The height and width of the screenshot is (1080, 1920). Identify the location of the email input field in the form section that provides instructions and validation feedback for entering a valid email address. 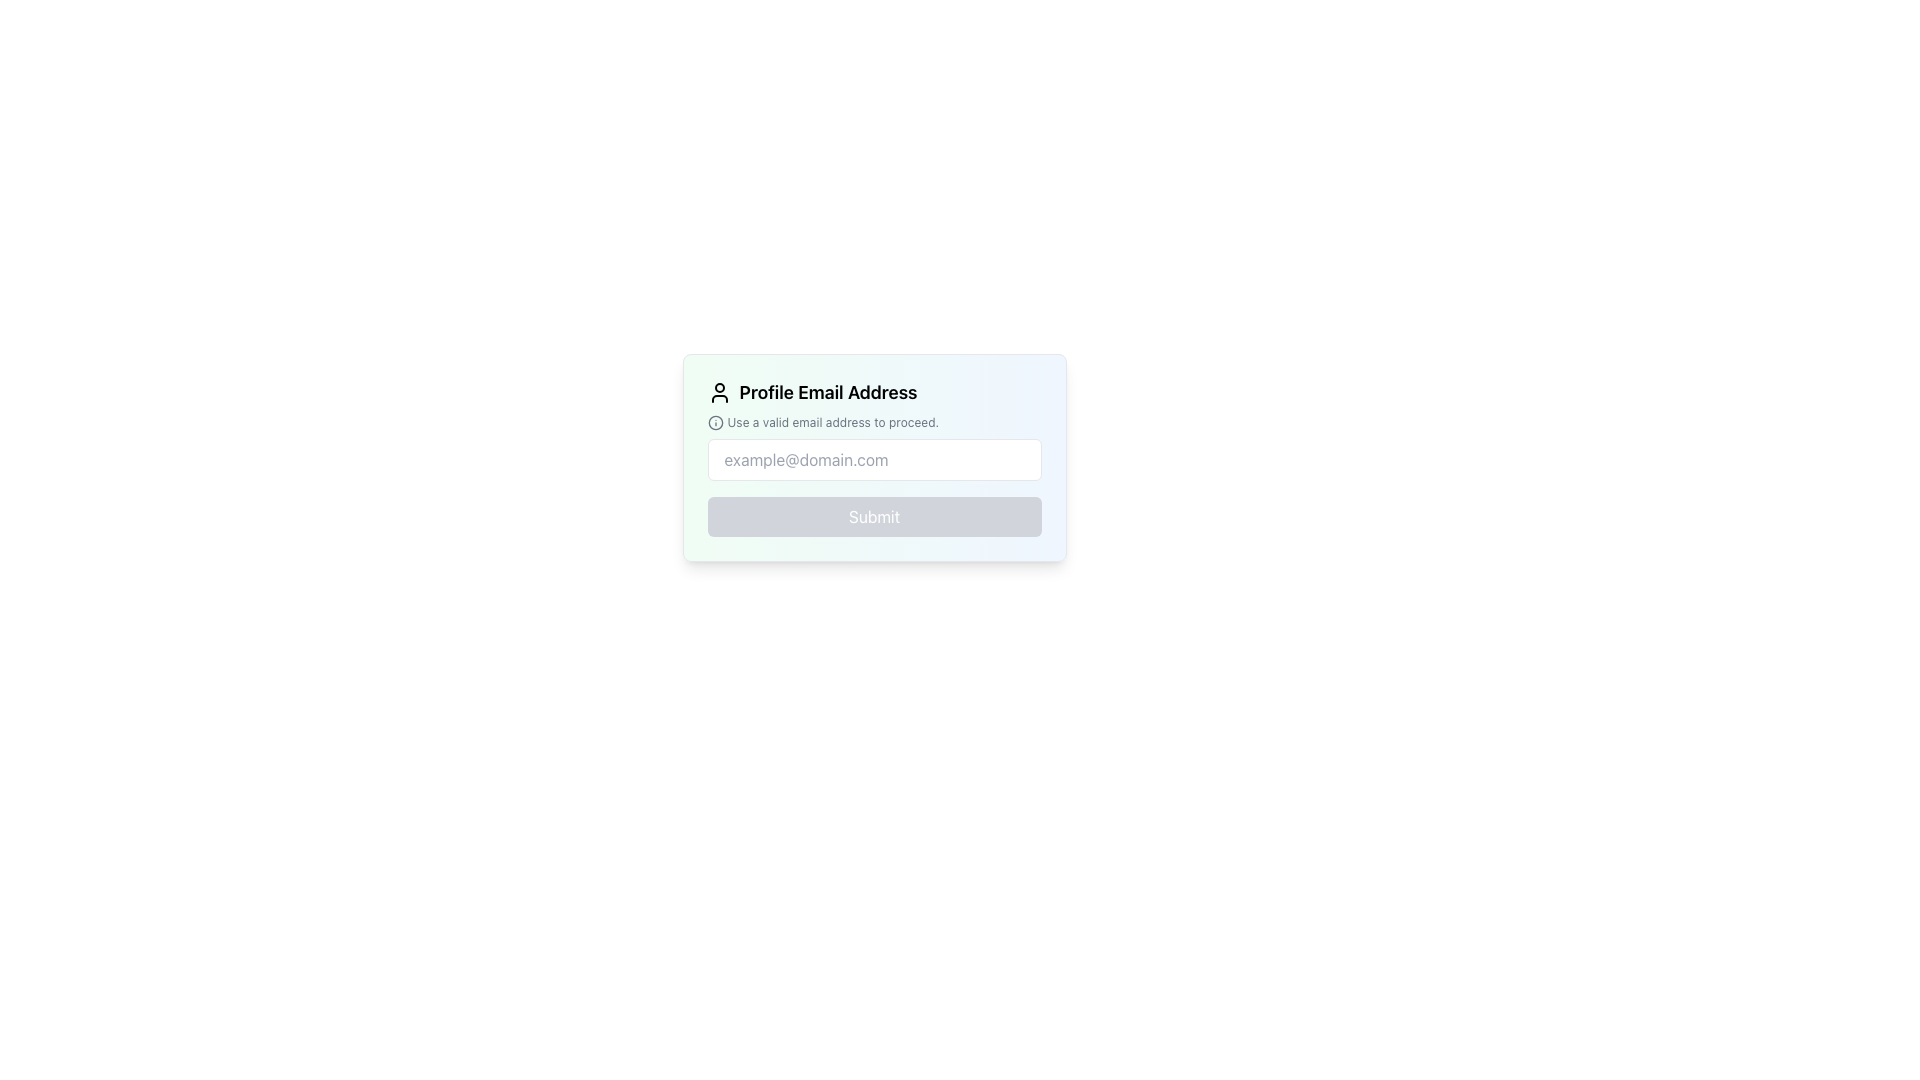
(874, 458).